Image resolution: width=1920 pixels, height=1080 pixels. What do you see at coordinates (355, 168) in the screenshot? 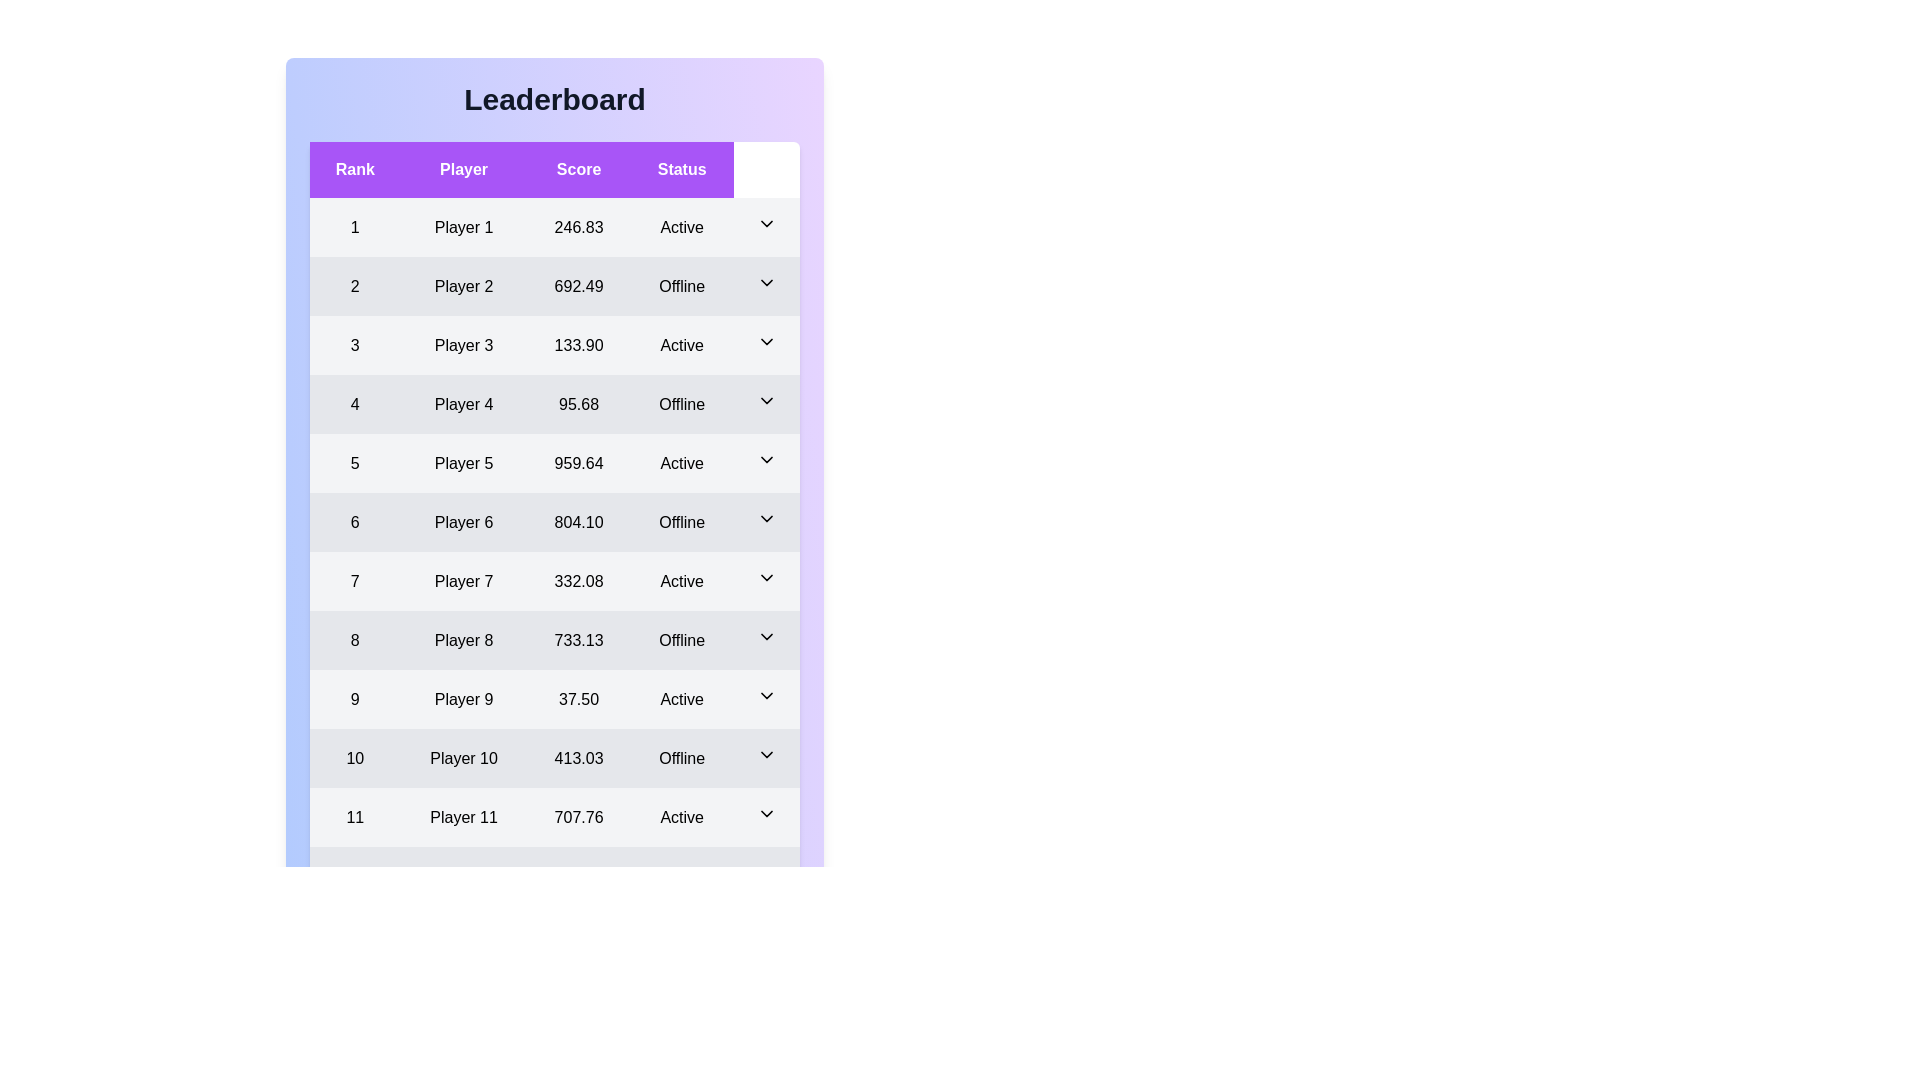
I see `the column header Rank to sort the leaderboard` at bounding box center [355, 168].